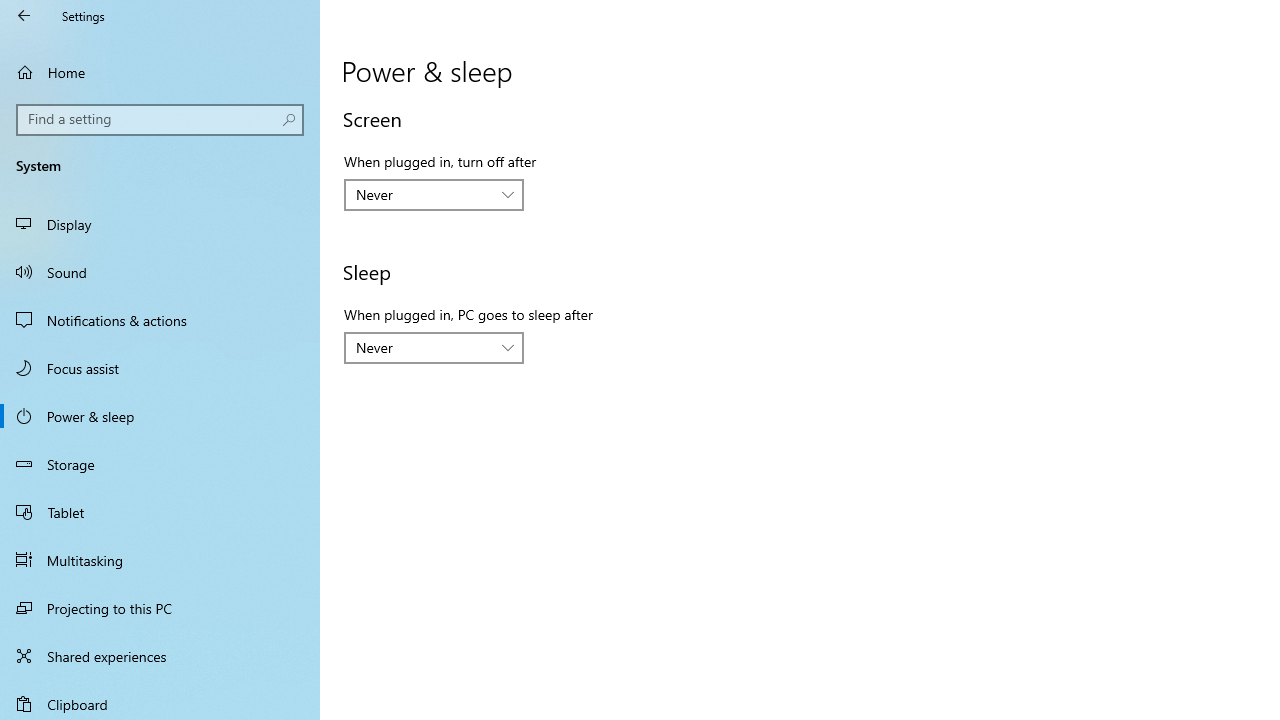 The image size is (1280, 720). What do you see at coordinates (160, 223) in the screenshot?
I see `'Display'` at bounding box center [160, 223].